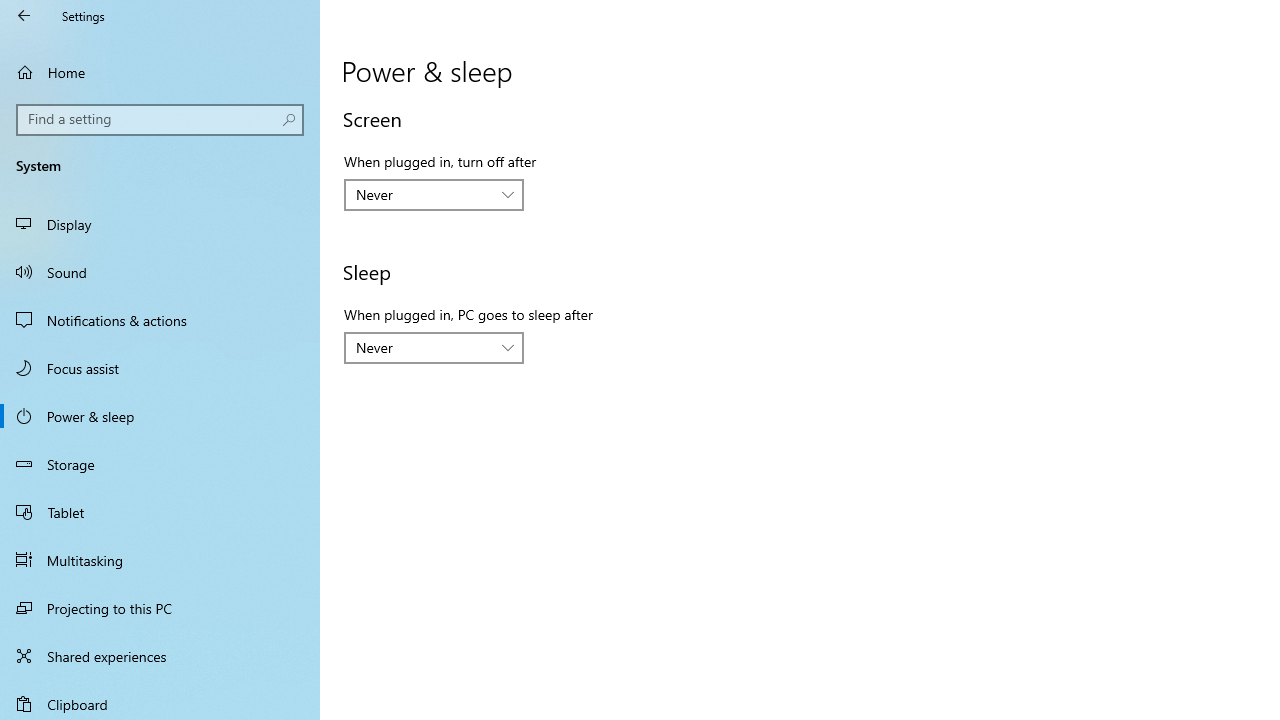 The image size is (1280, 720). What do you see at coordinates (160, 223) in the screenshot?
I see `'Display'` at bounding box center [160, 223].